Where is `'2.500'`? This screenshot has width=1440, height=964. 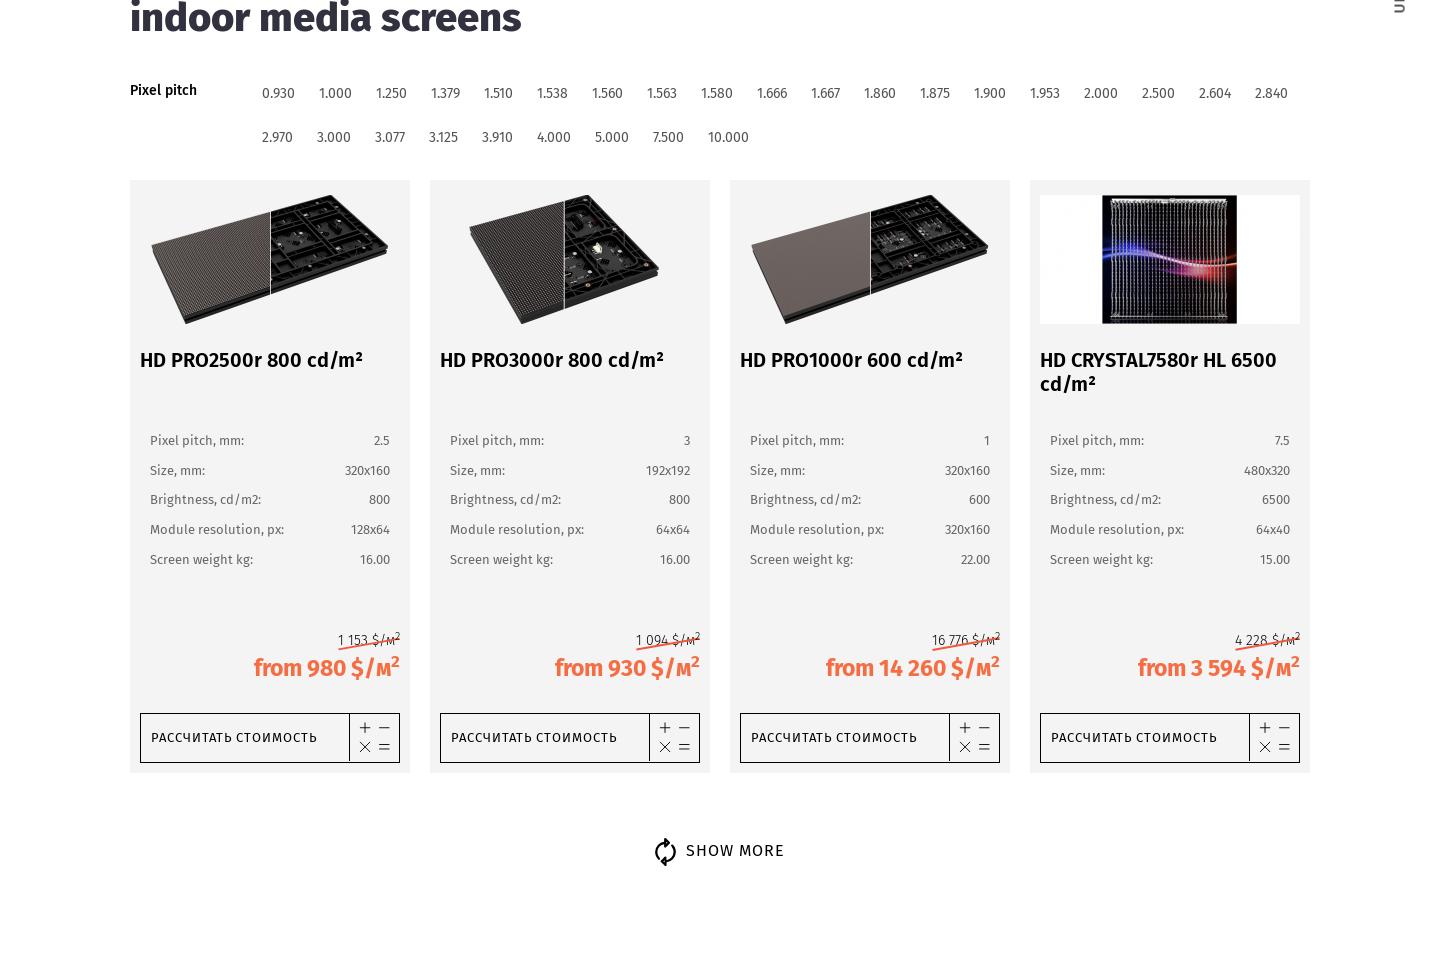 '2.500' is located at coordinates (1158, 92).